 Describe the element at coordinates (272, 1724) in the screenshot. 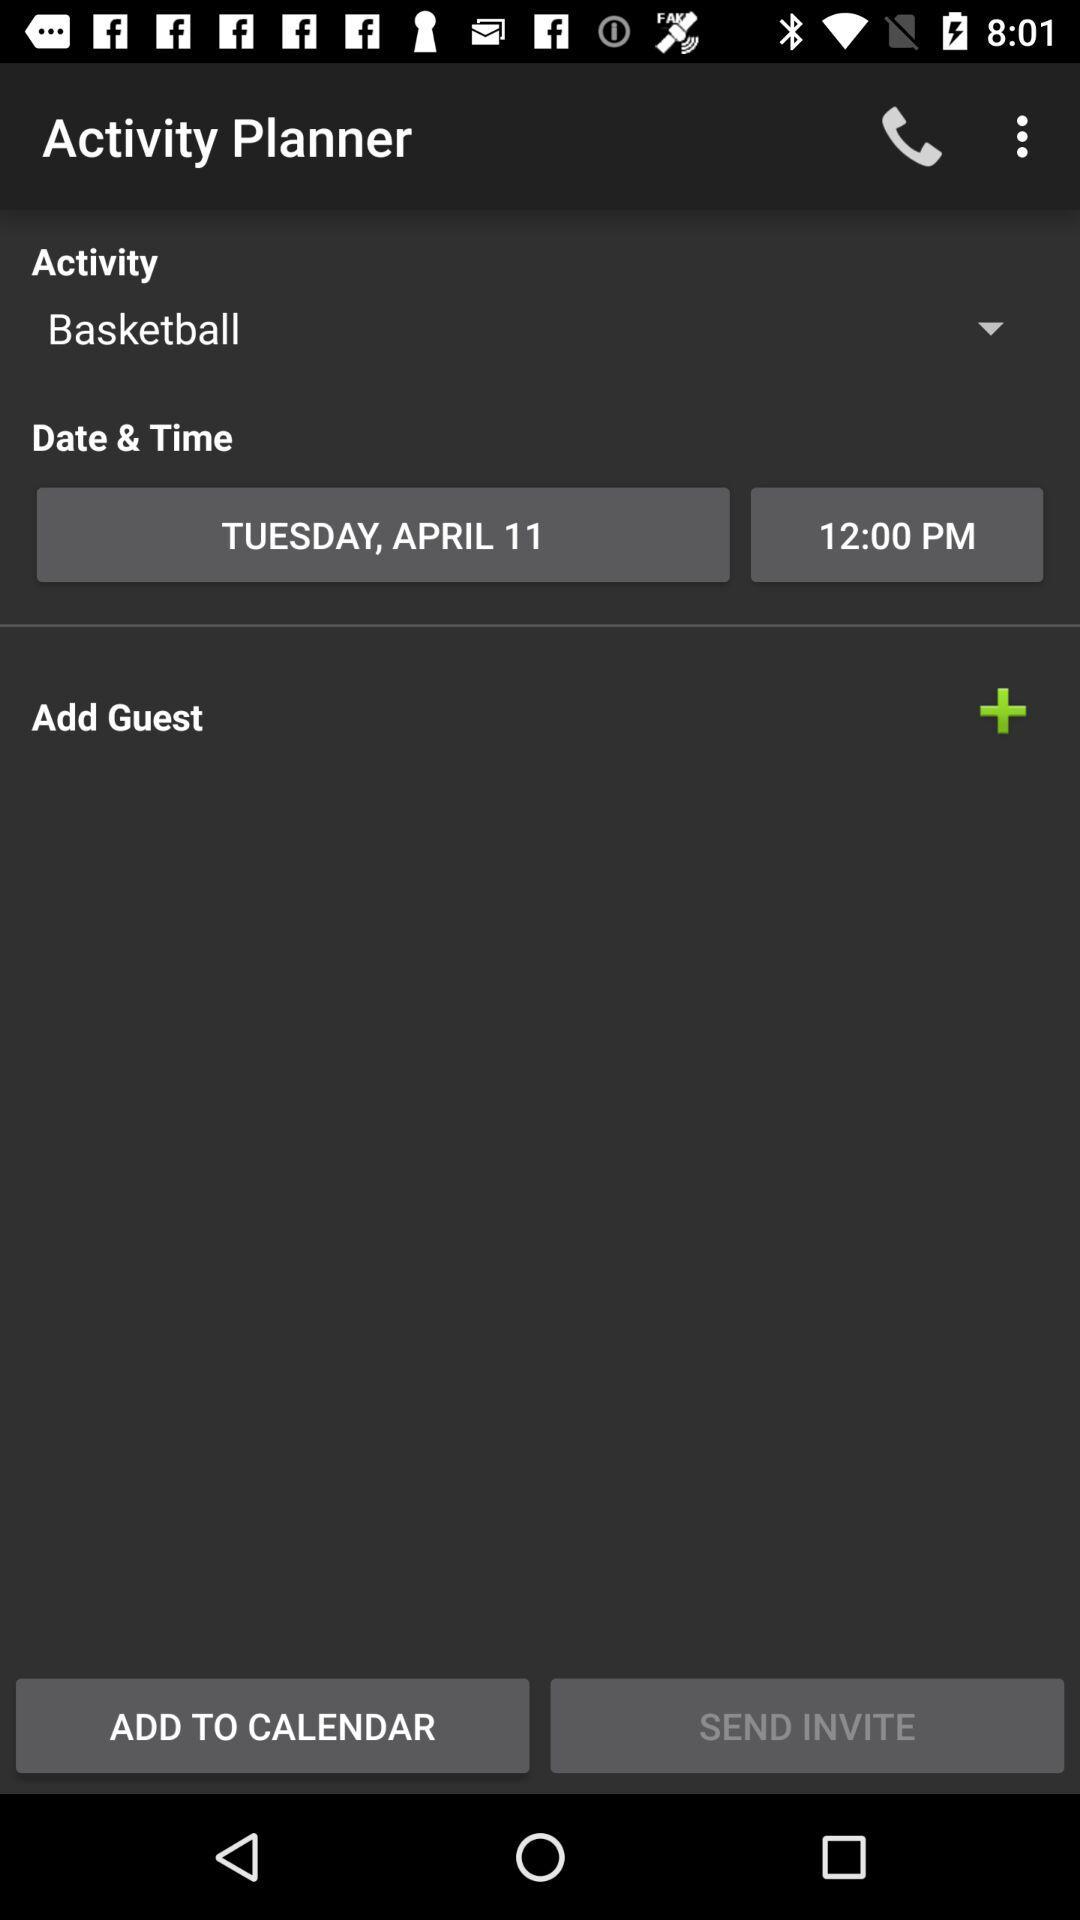

I see `icon next to the send invite icon` at that location.